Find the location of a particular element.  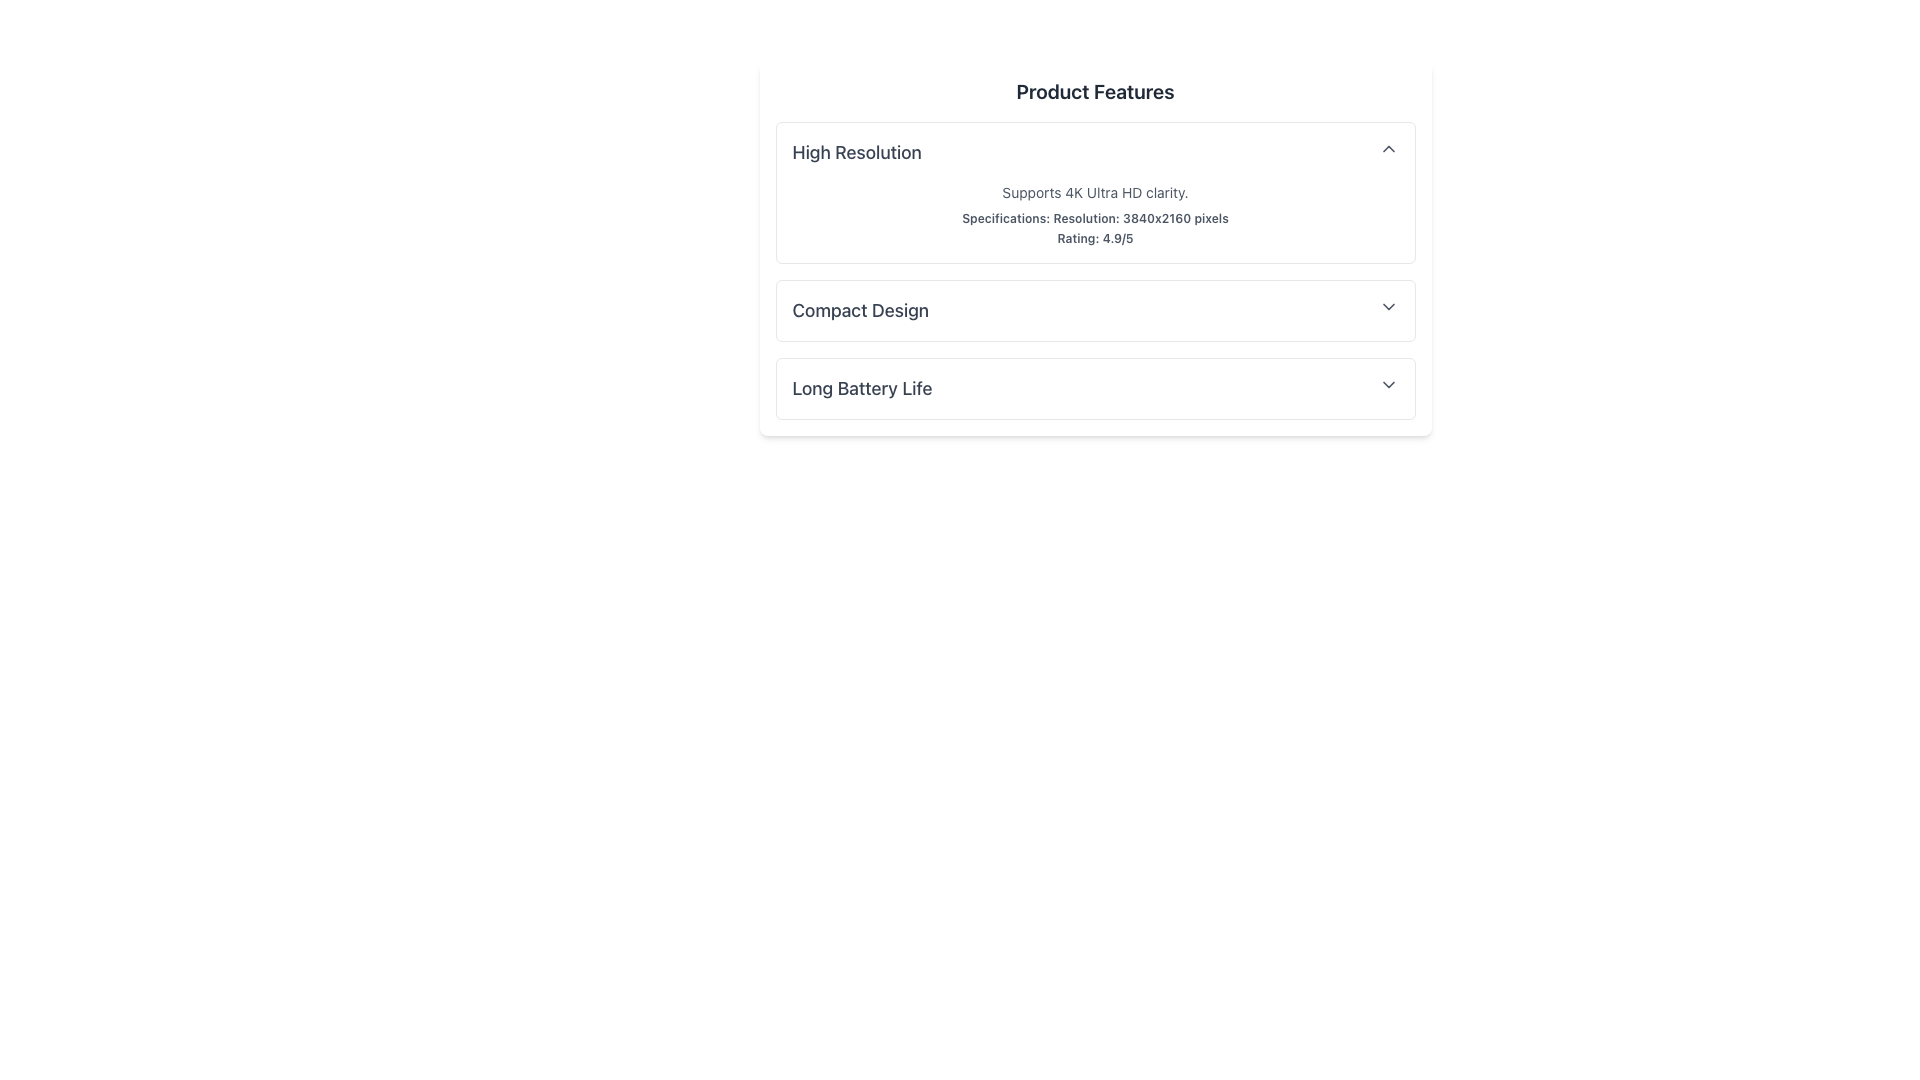

the descriptive text block that details the 4K Ultra HD clarity feature, specifications, and rating, located in the 'High Resolution' section of 'Product Features.' is located at coordinates (1094, 215).